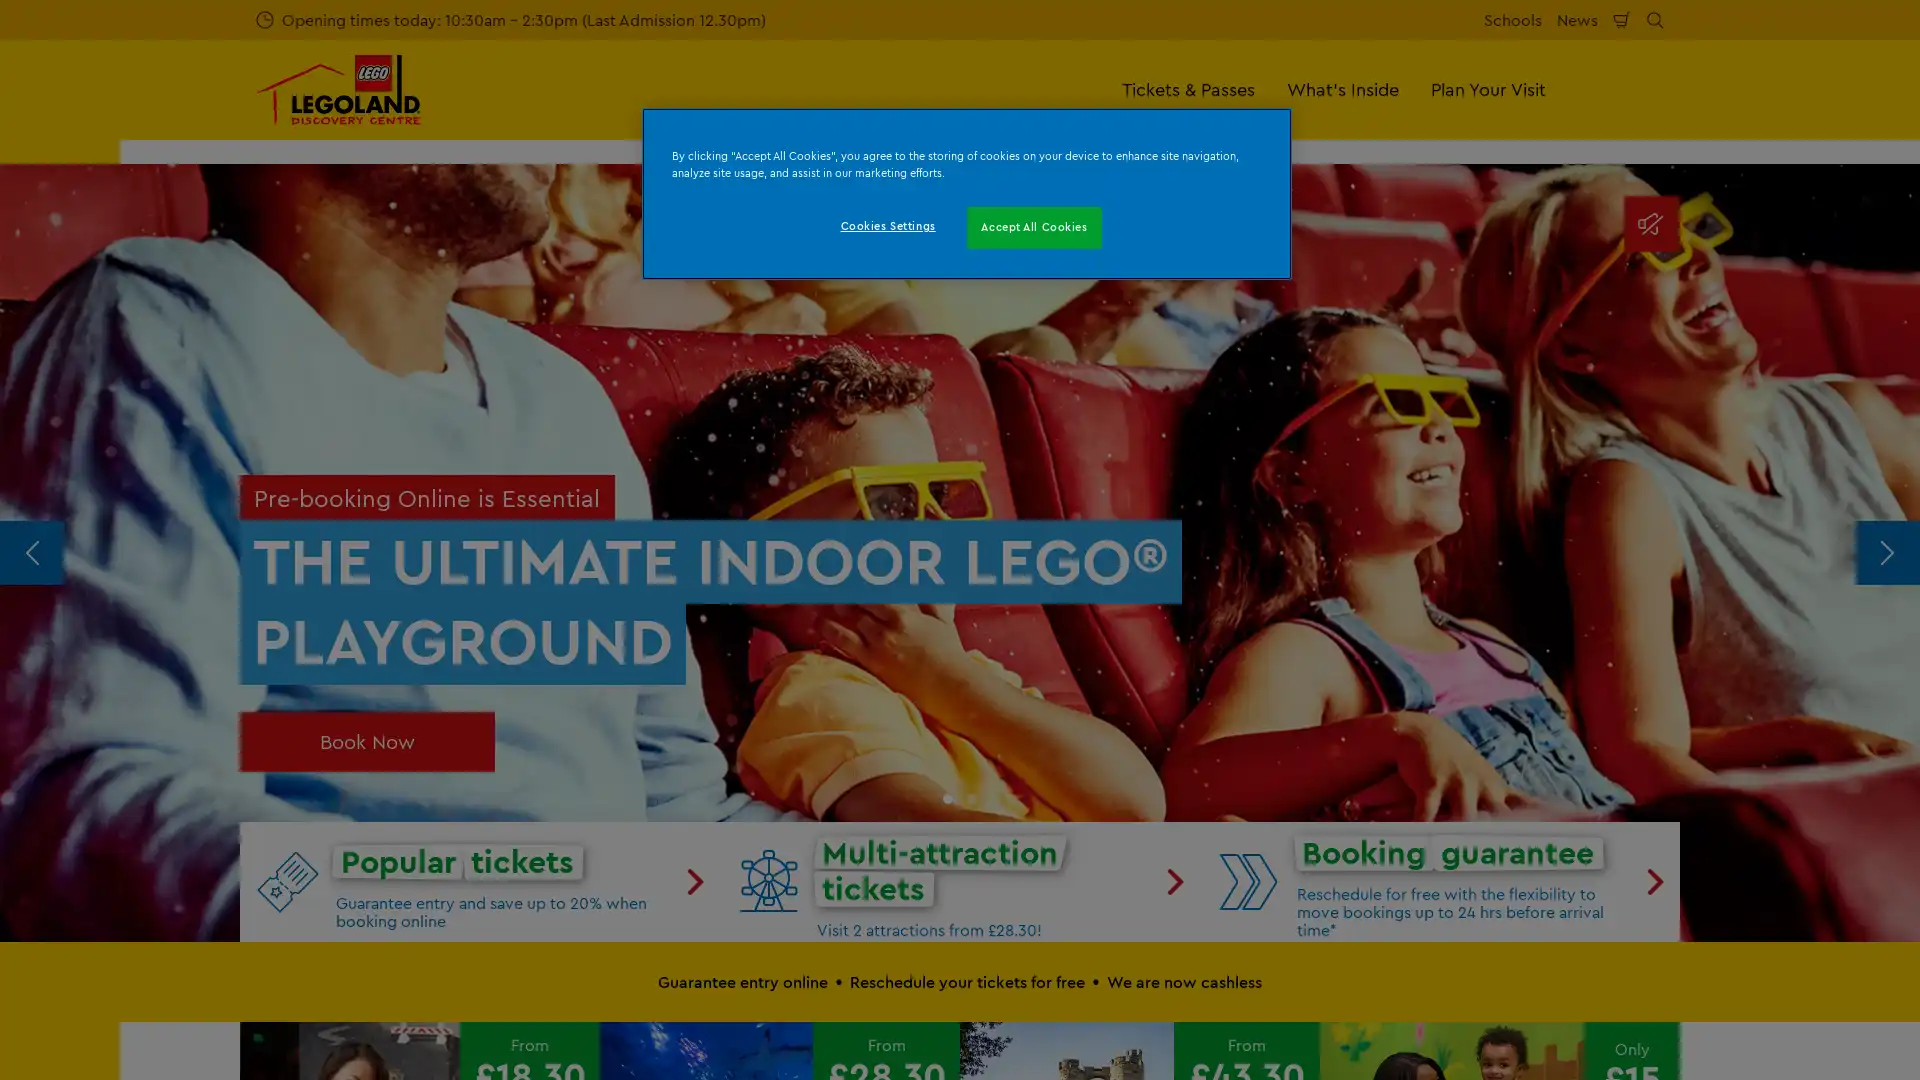 The image size is (1920, 1080). I want to click on Plan Your Visit, so click(1488, 88).